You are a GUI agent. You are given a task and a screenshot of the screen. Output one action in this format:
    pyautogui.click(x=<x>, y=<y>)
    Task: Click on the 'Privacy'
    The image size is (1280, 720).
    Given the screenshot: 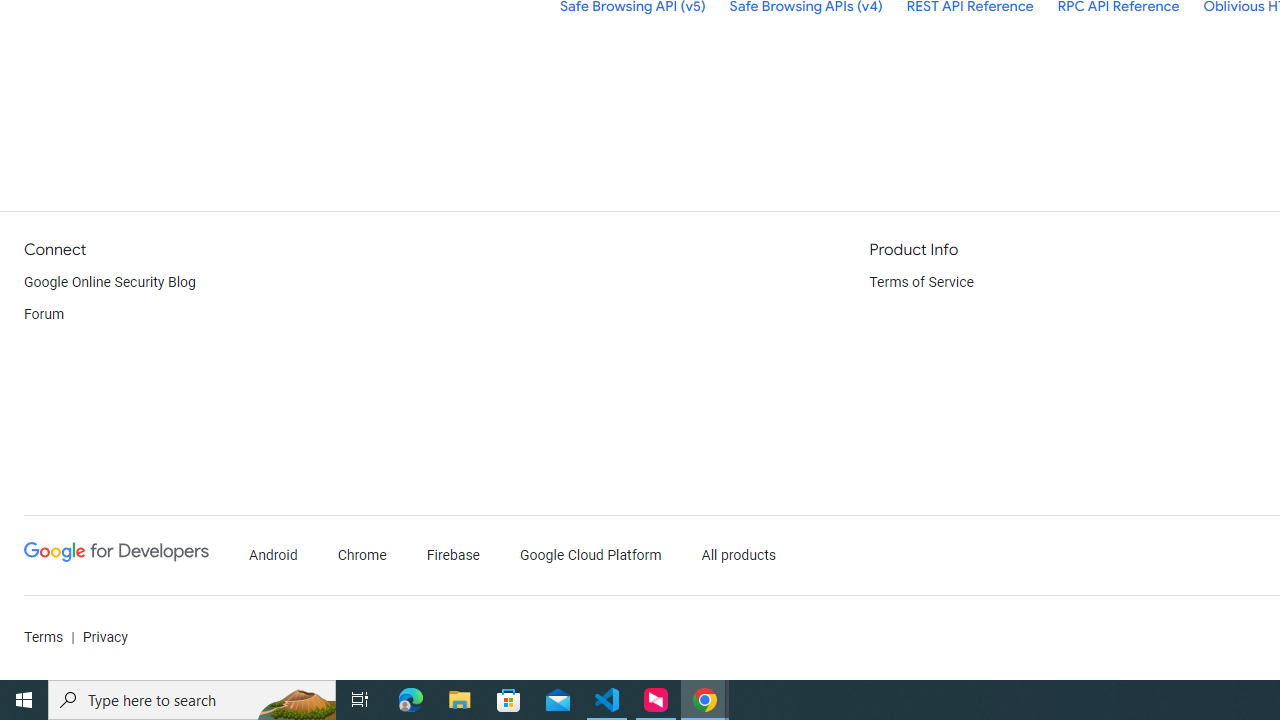 What is the action you would take?
    pyautogui.click(x=103, y=637)
    